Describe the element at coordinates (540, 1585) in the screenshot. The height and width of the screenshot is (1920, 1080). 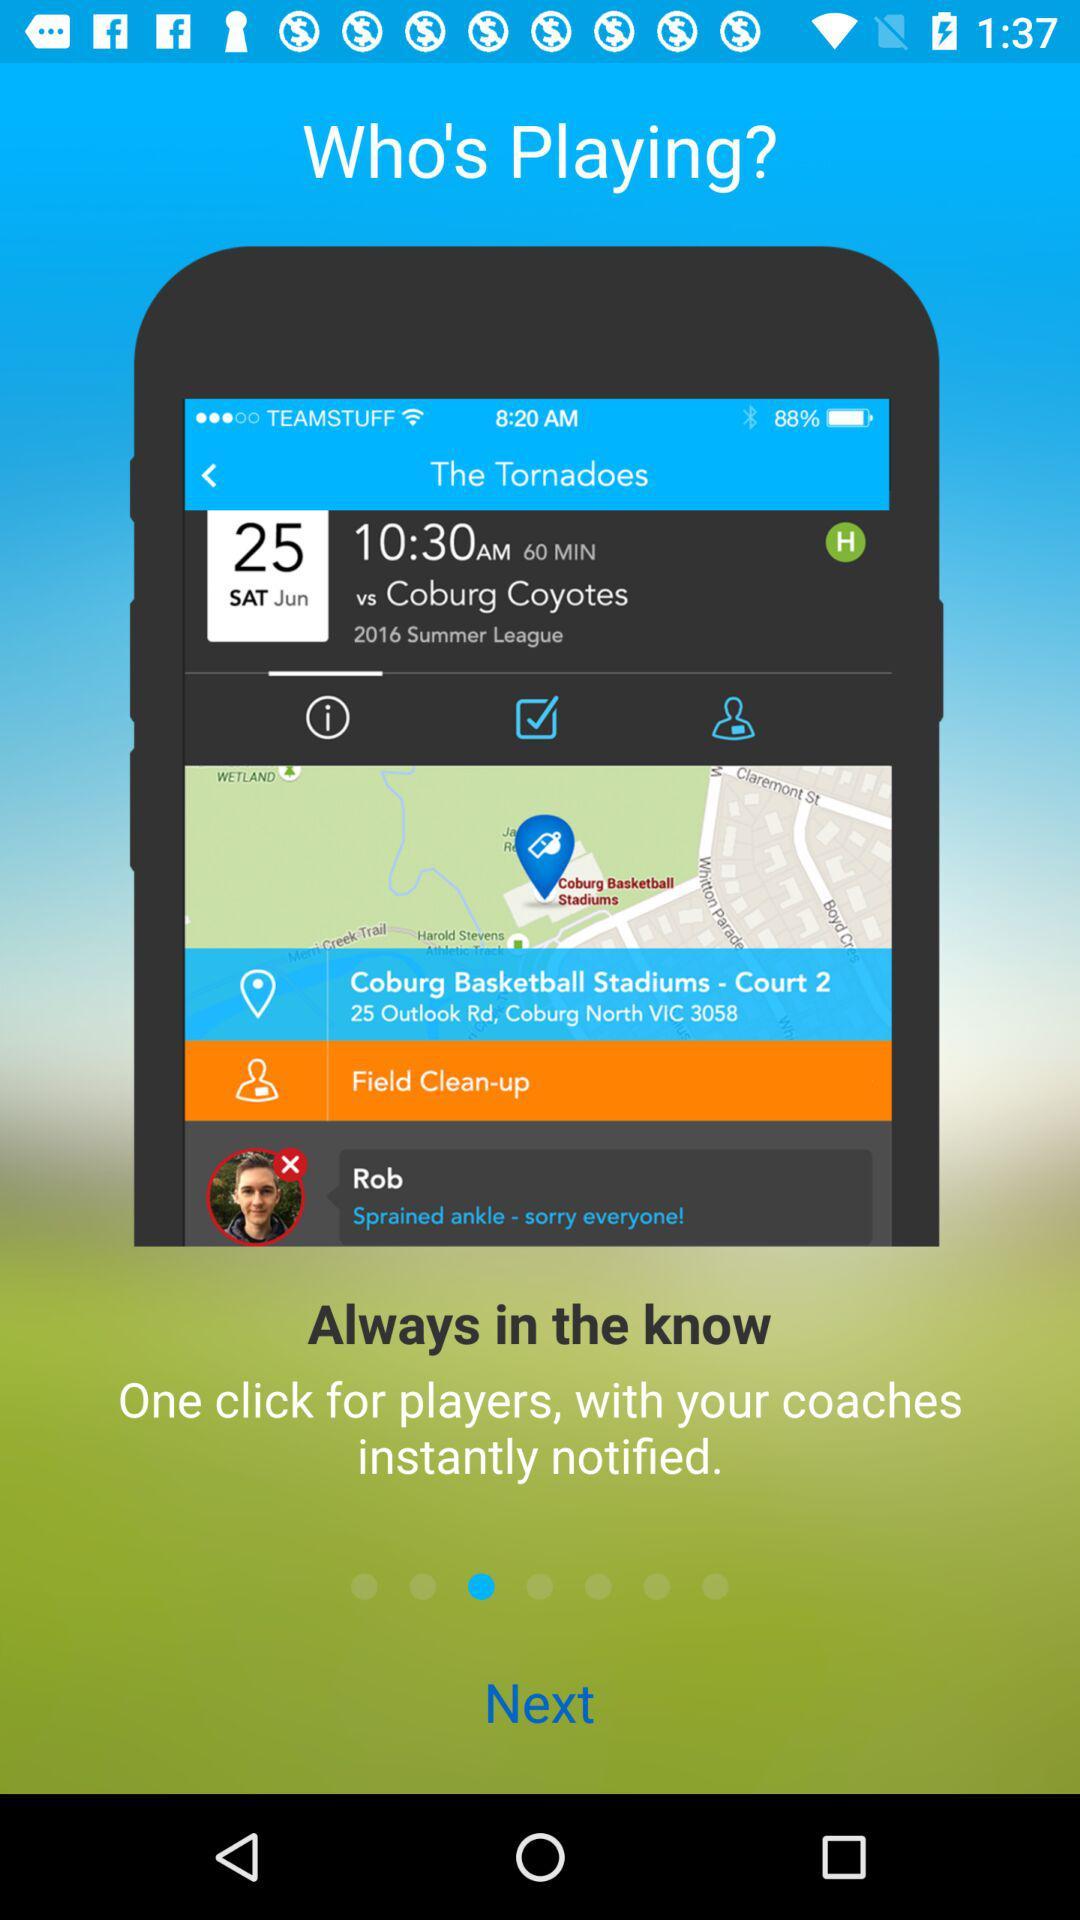
I see `next` at that location.